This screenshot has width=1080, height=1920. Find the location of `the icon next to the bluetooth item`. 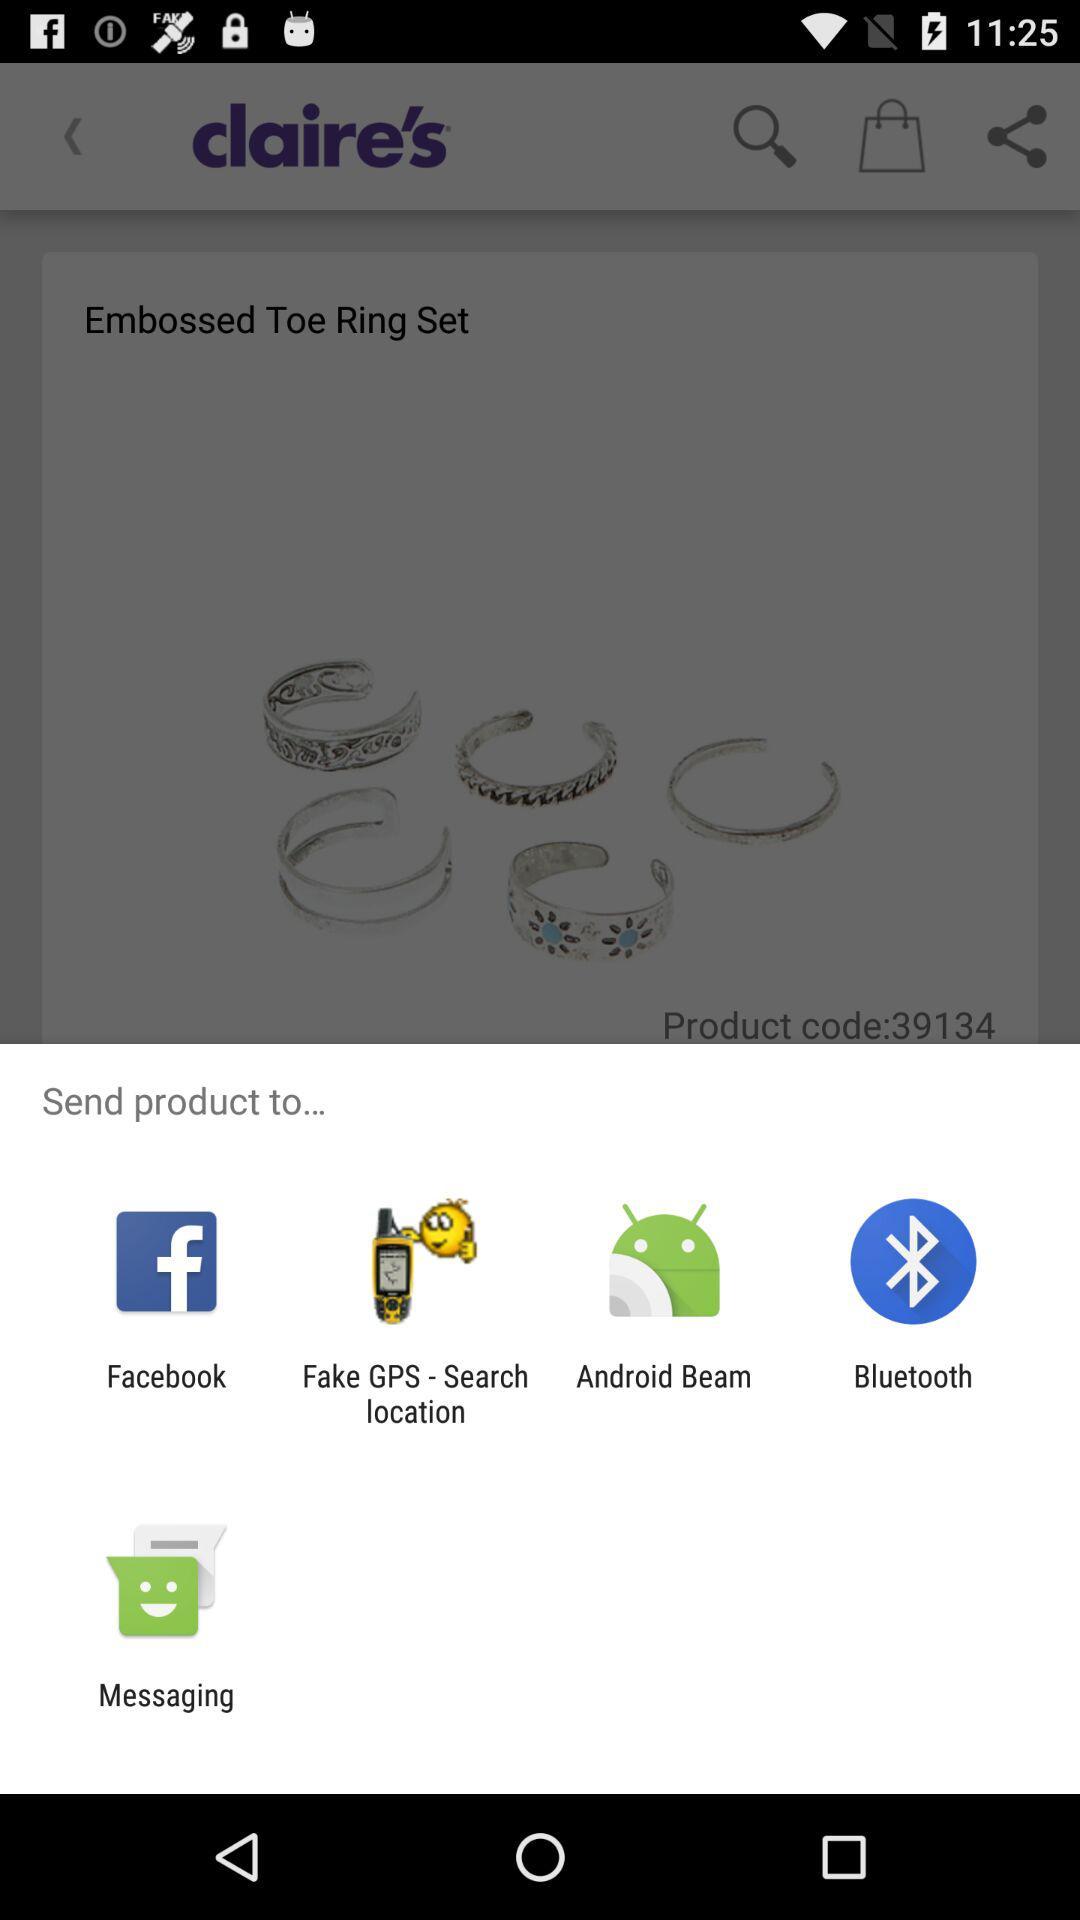

the icon next to the bluetooth item is located at coordinates (664, 1392).